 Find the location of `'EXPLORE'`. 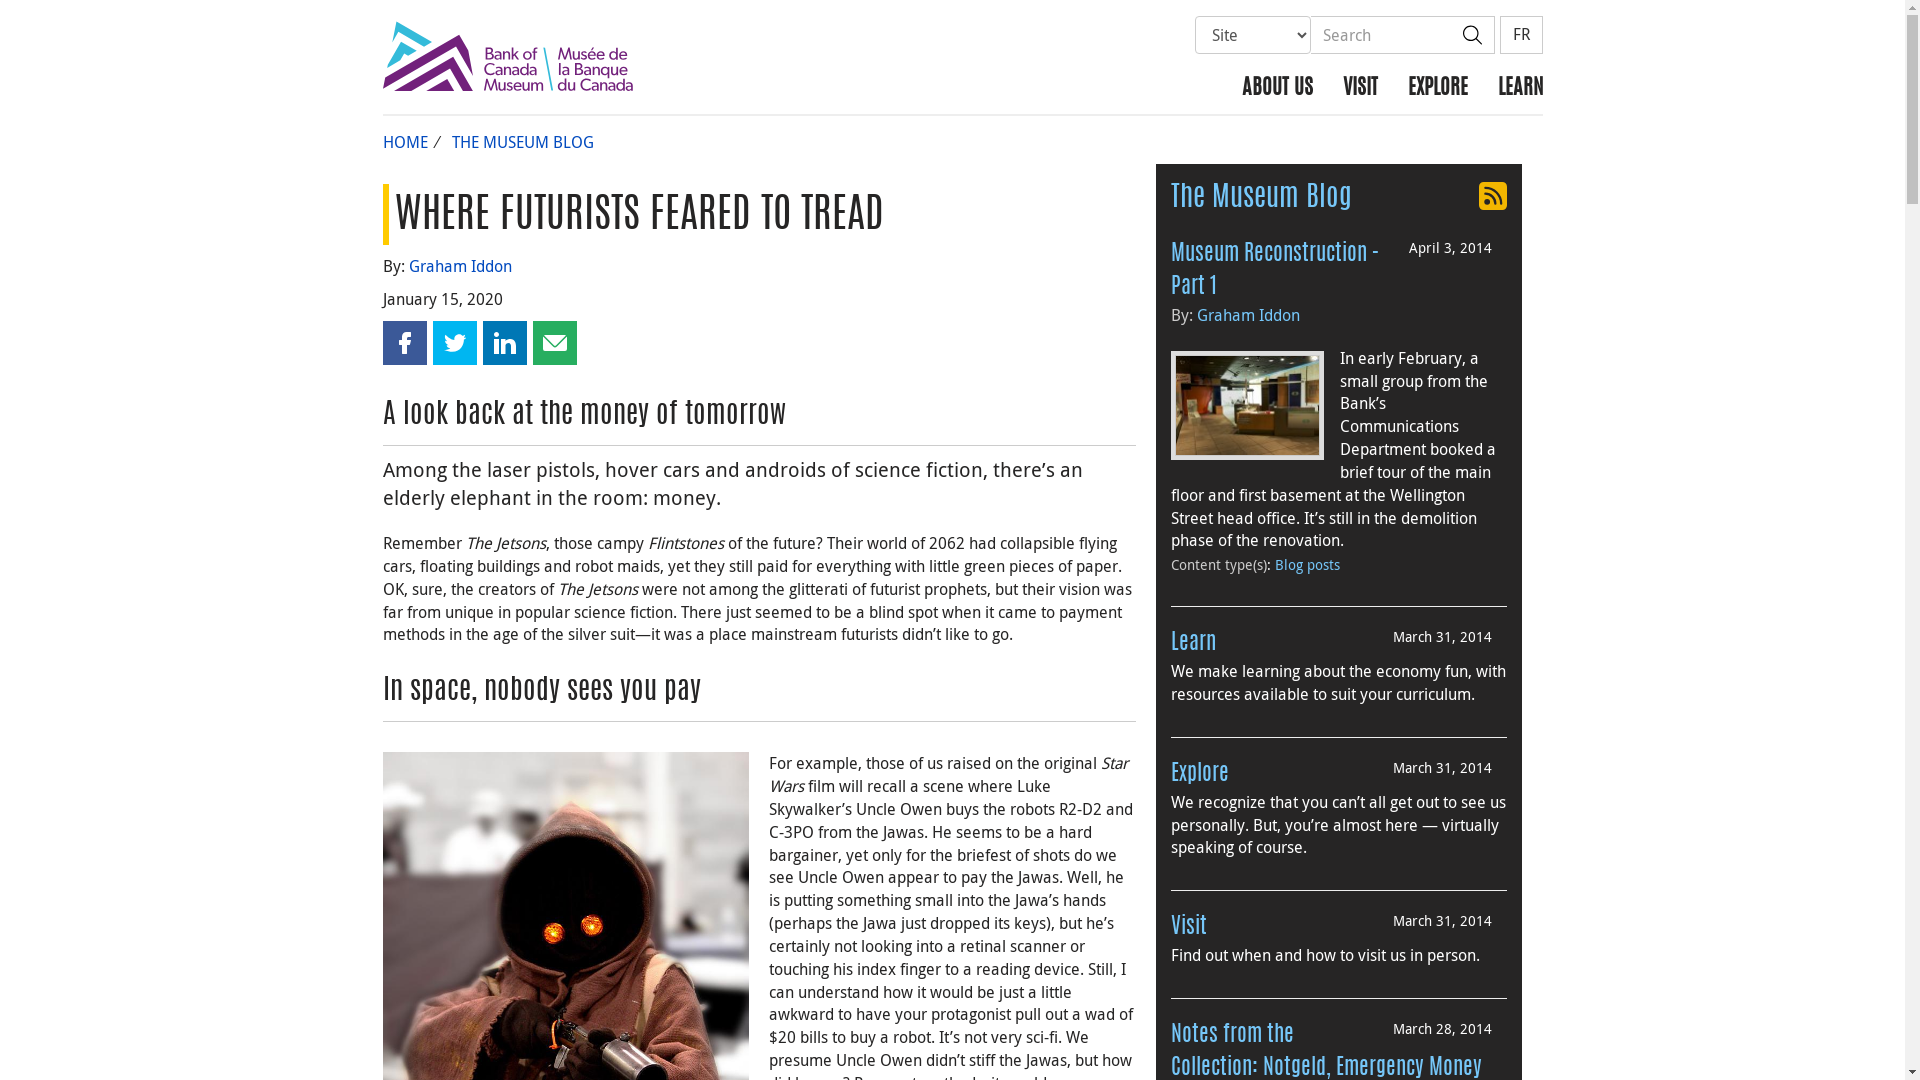

'EXPLORE' is located at coordinates (1435, 85).